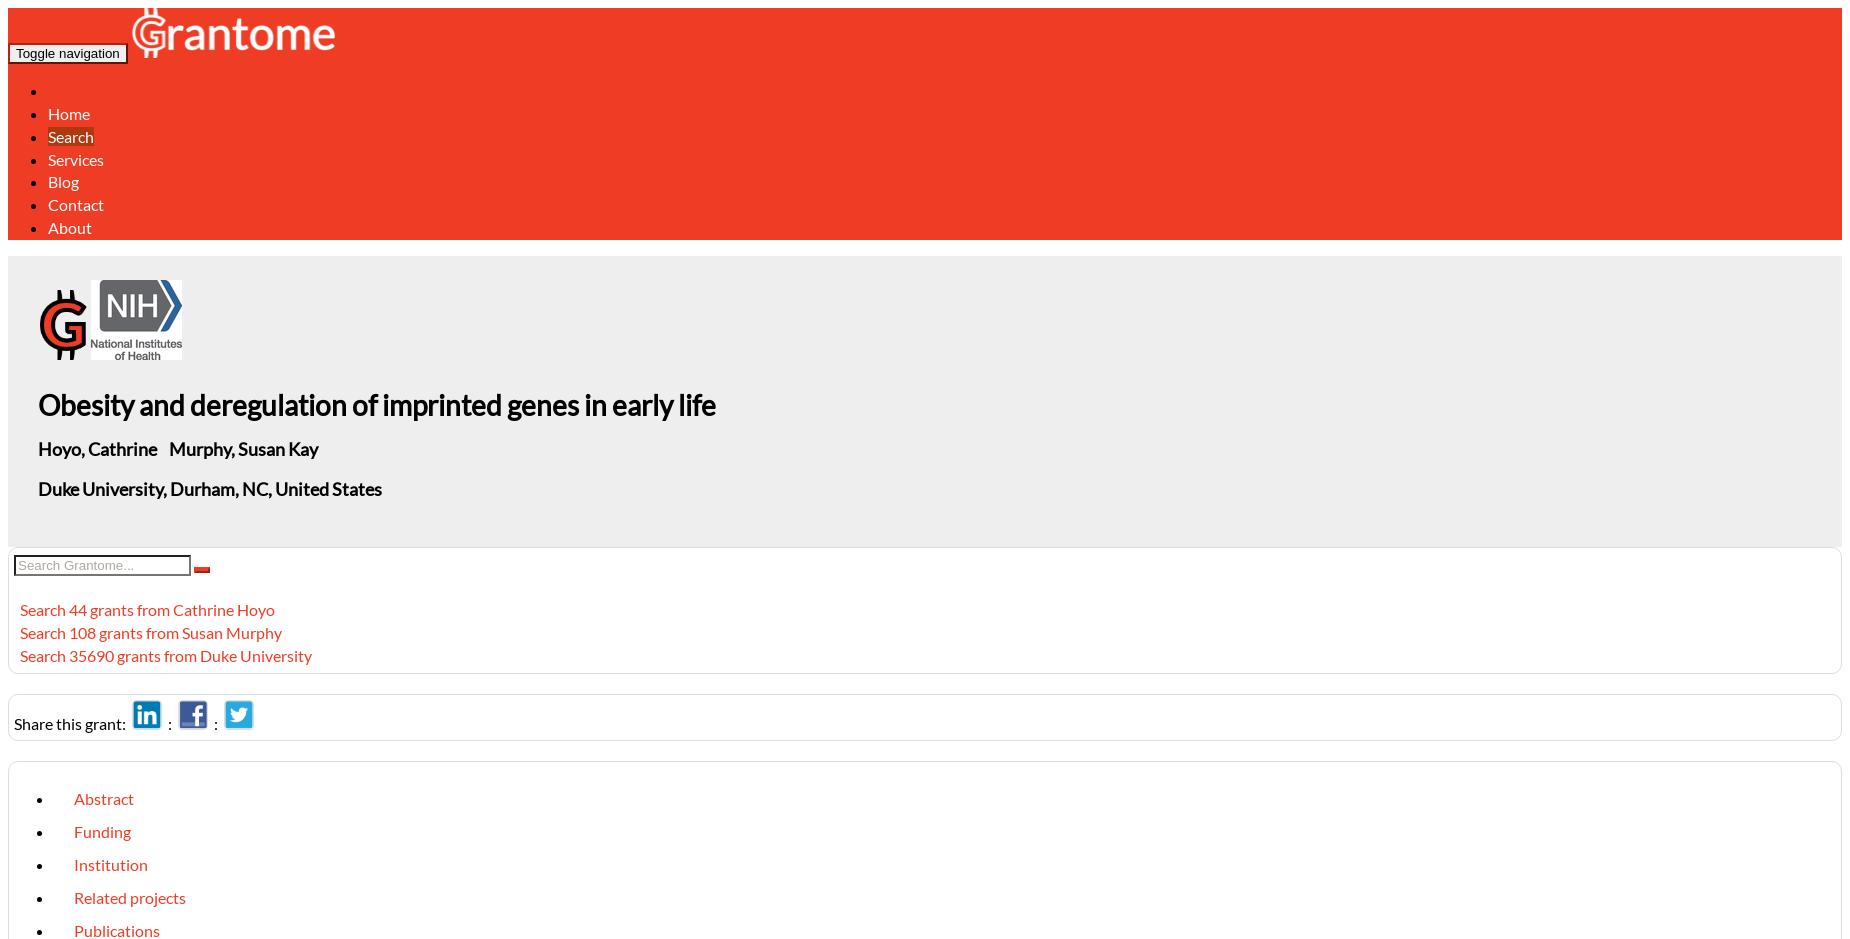 The height and width of the screenshot is (939, 1850). What do you see at coordinates (62, 181) in the screenshot?
I see `'Blog'` at bounding box center [62, 181].